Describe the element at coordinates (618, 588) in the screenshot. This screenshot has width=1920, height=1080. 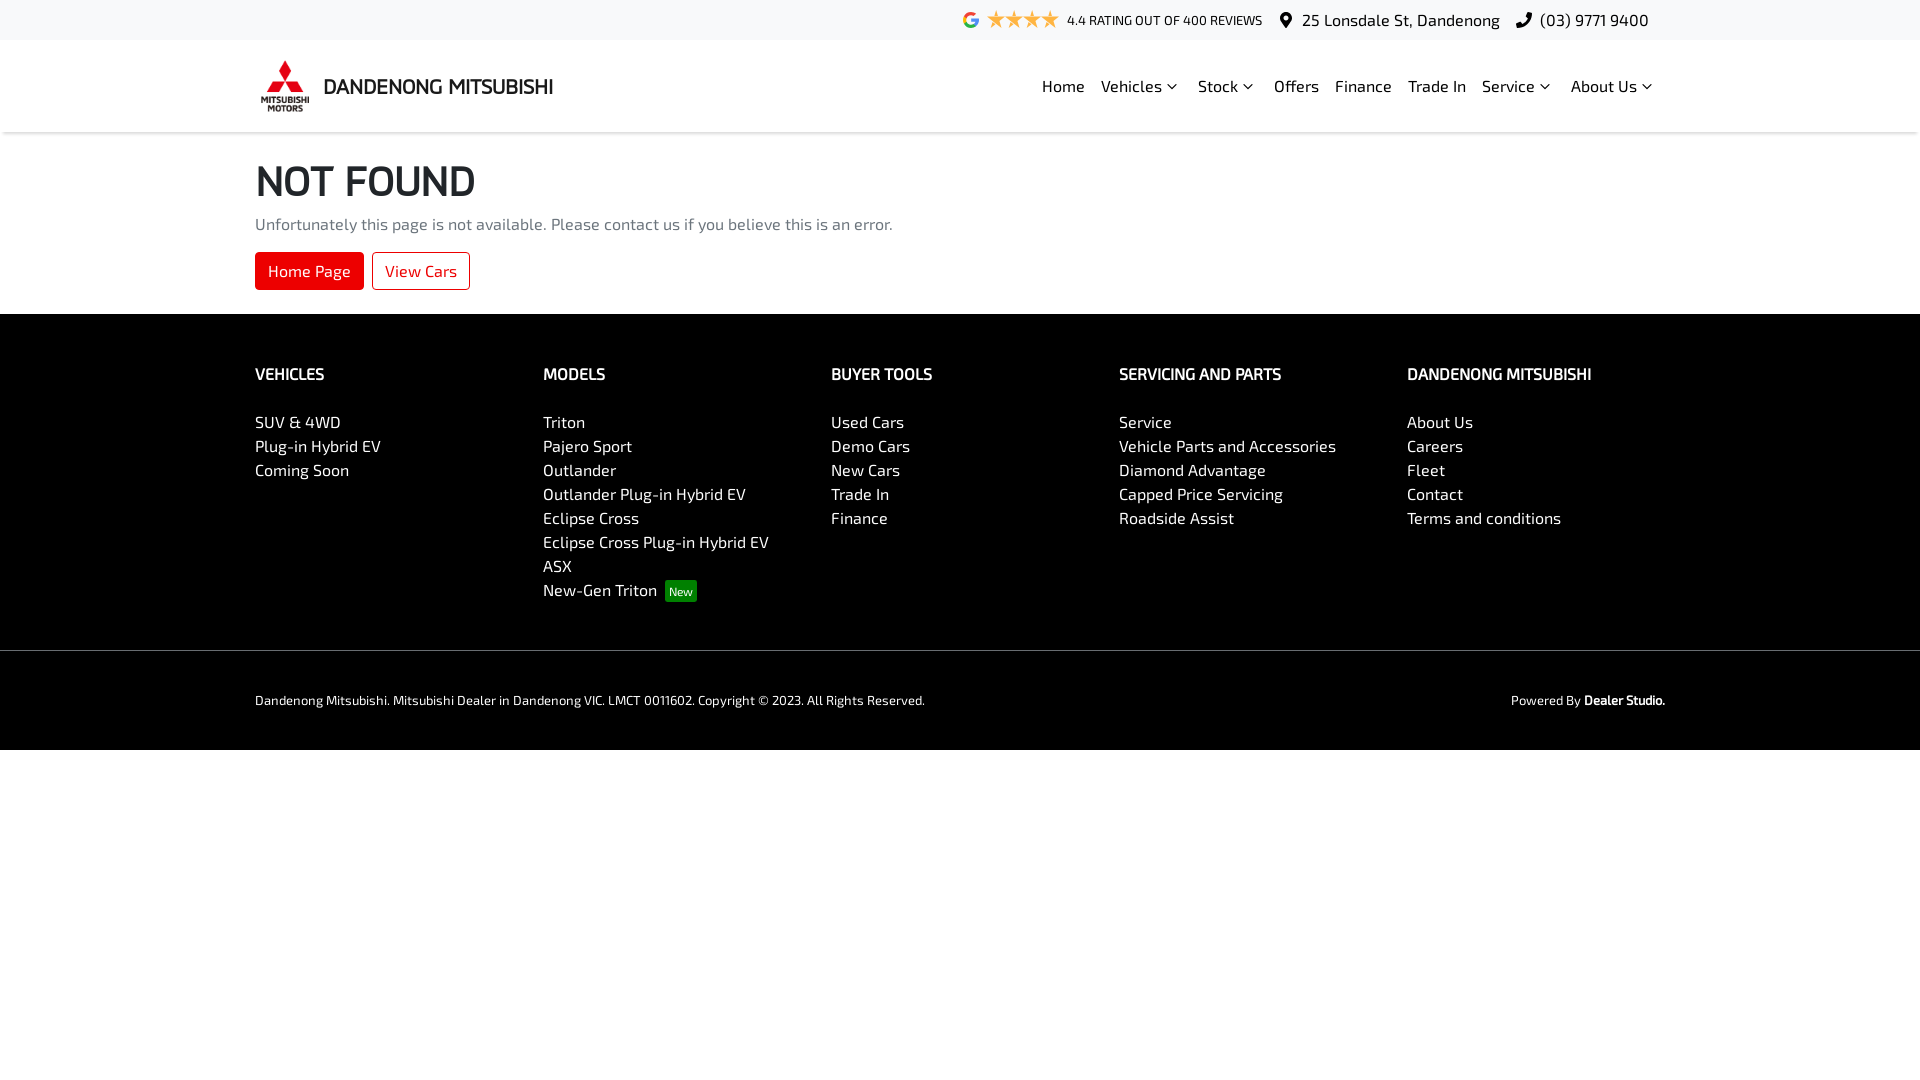
I see `'New-Gen Triton'` at that location.